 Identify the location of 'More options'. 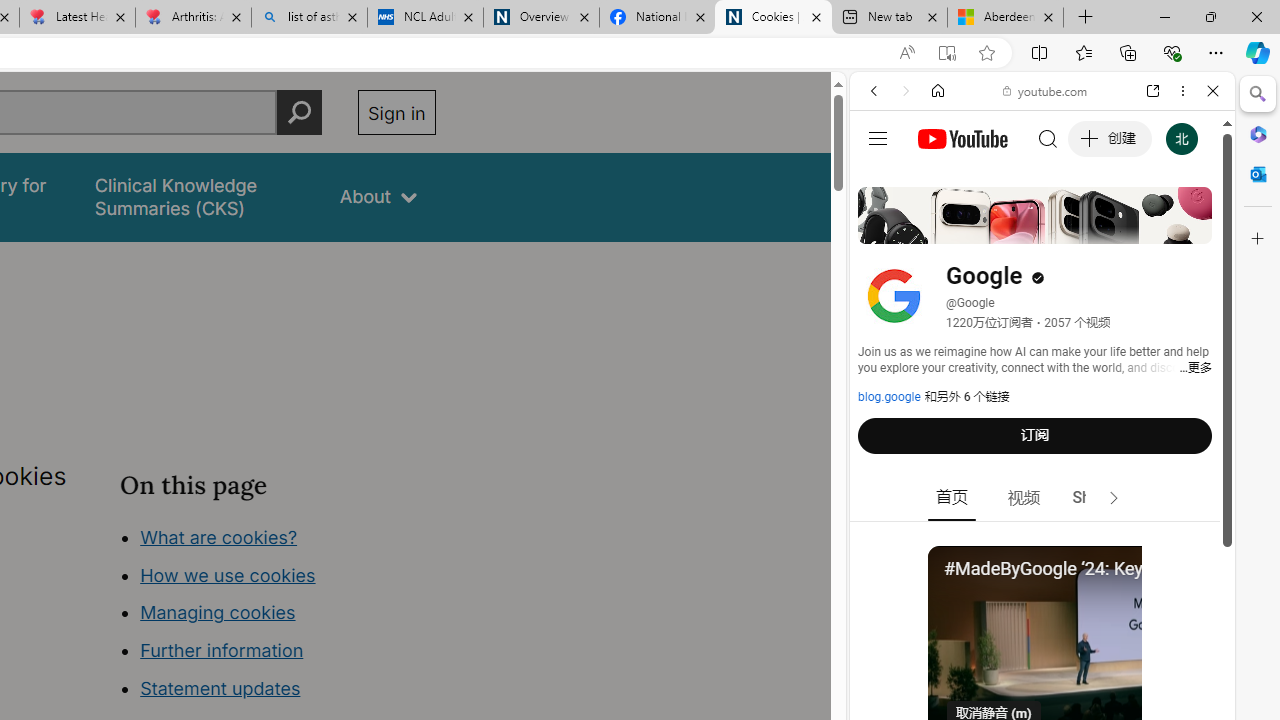
(1182, 91).